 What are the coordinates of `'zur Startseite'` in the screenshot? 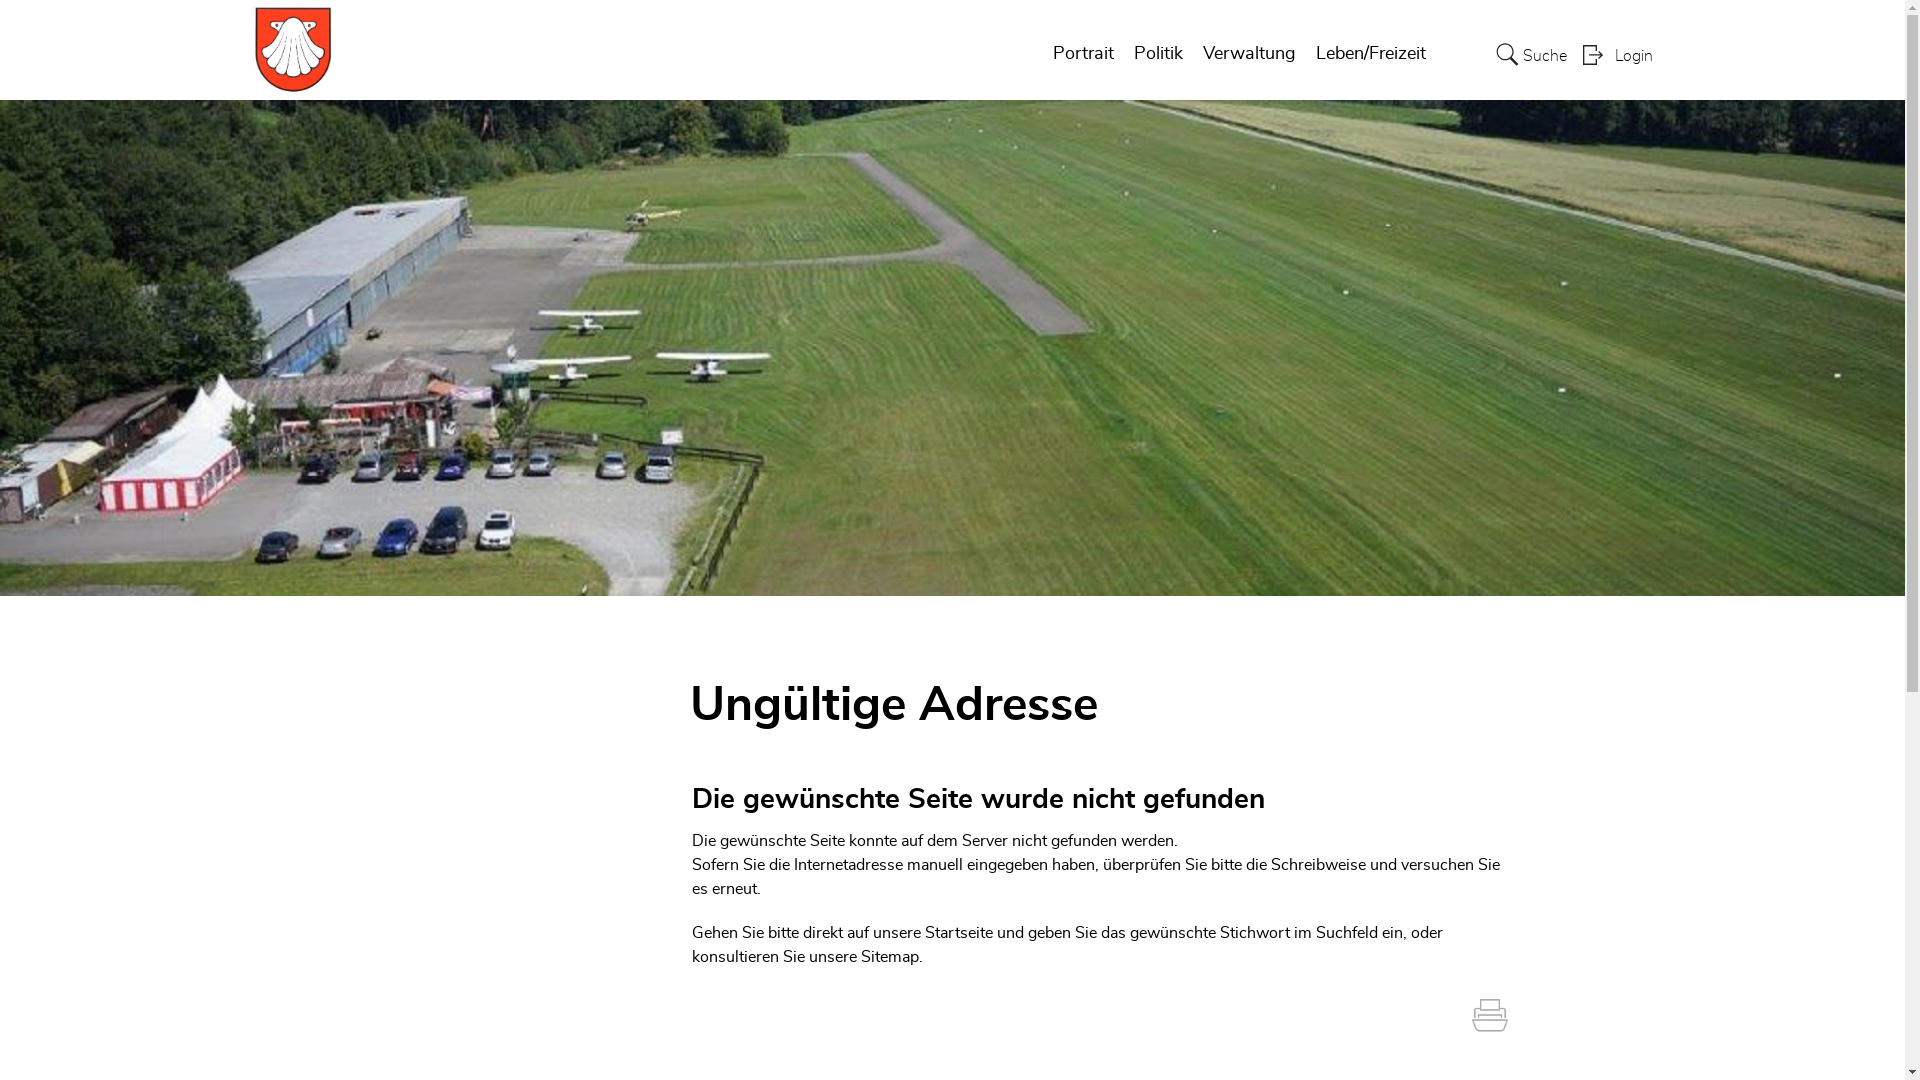 It's located at (0, 0).